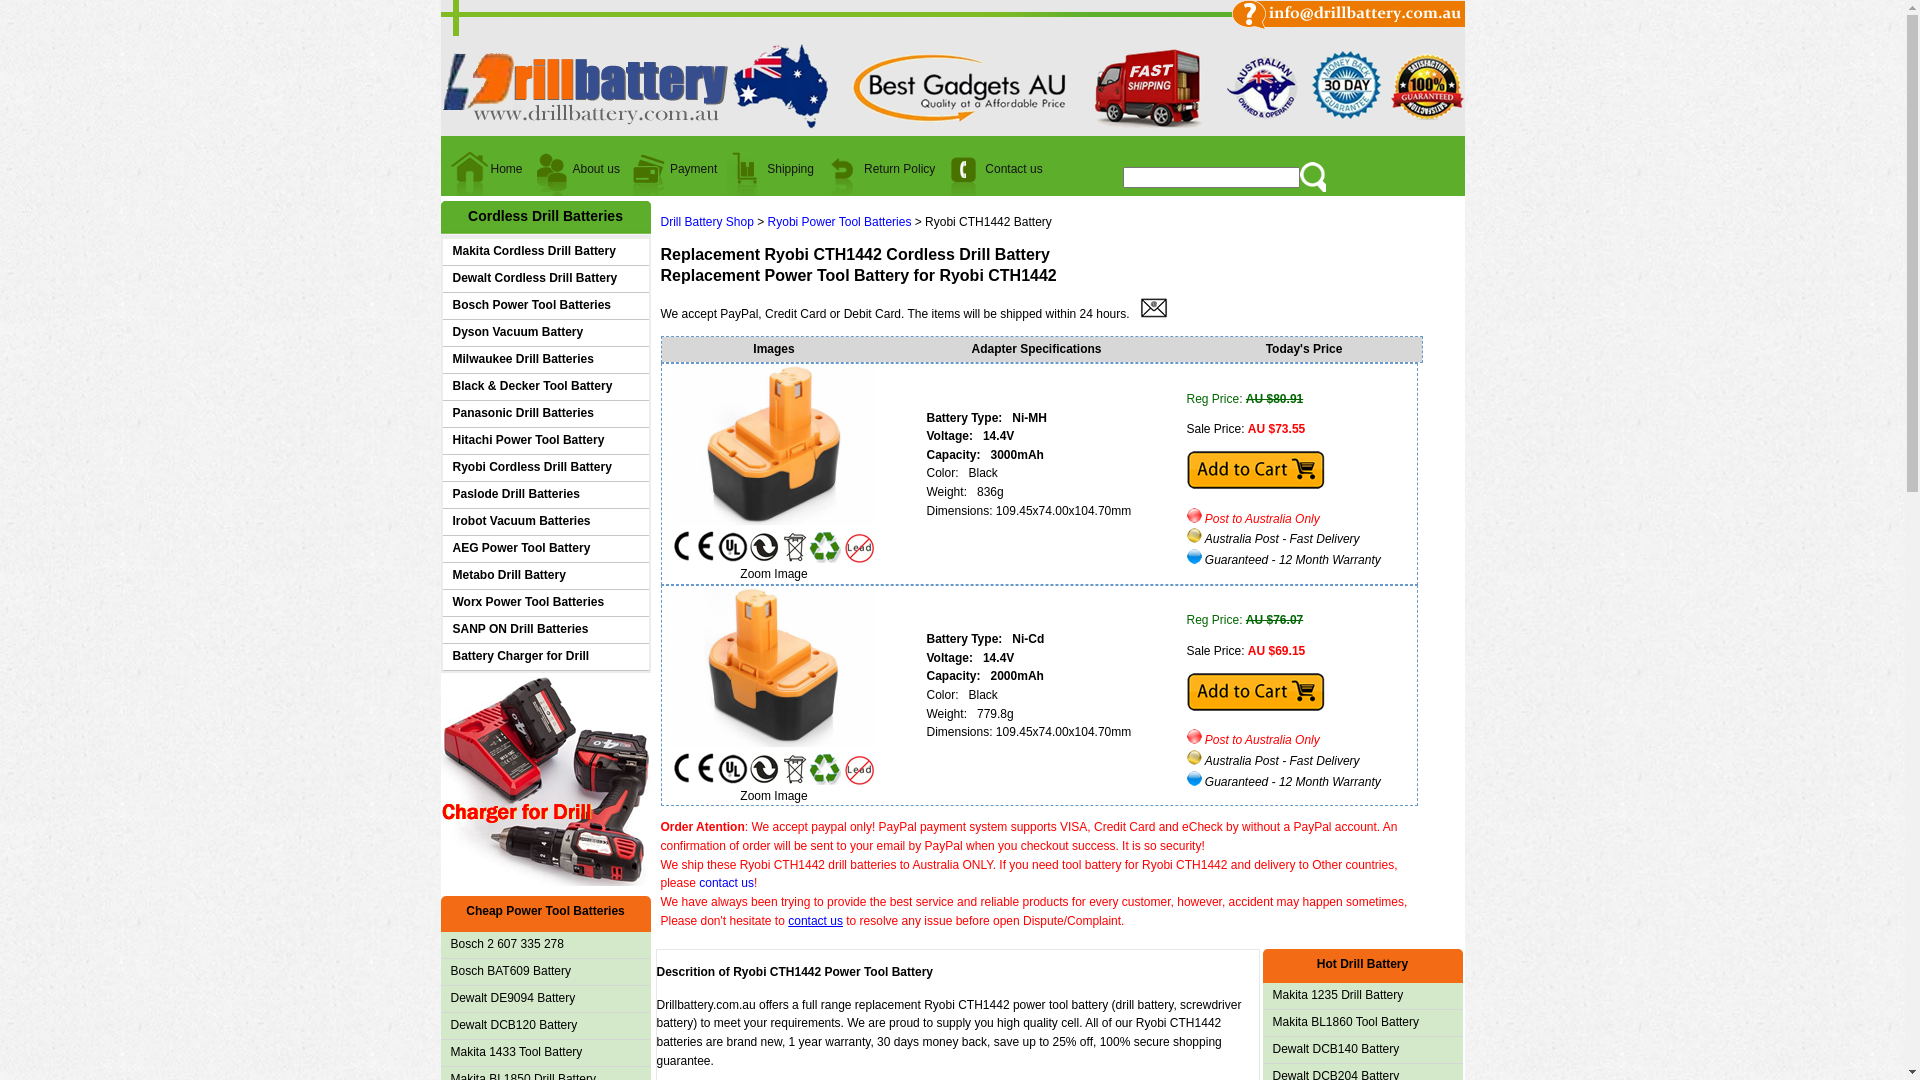 This screenshot has width=1920, height=1080. What do you see at coordinates (706, 222) in the screenshot?
I see `'Drill Battery Shop'` at bounding box center [706, 222].